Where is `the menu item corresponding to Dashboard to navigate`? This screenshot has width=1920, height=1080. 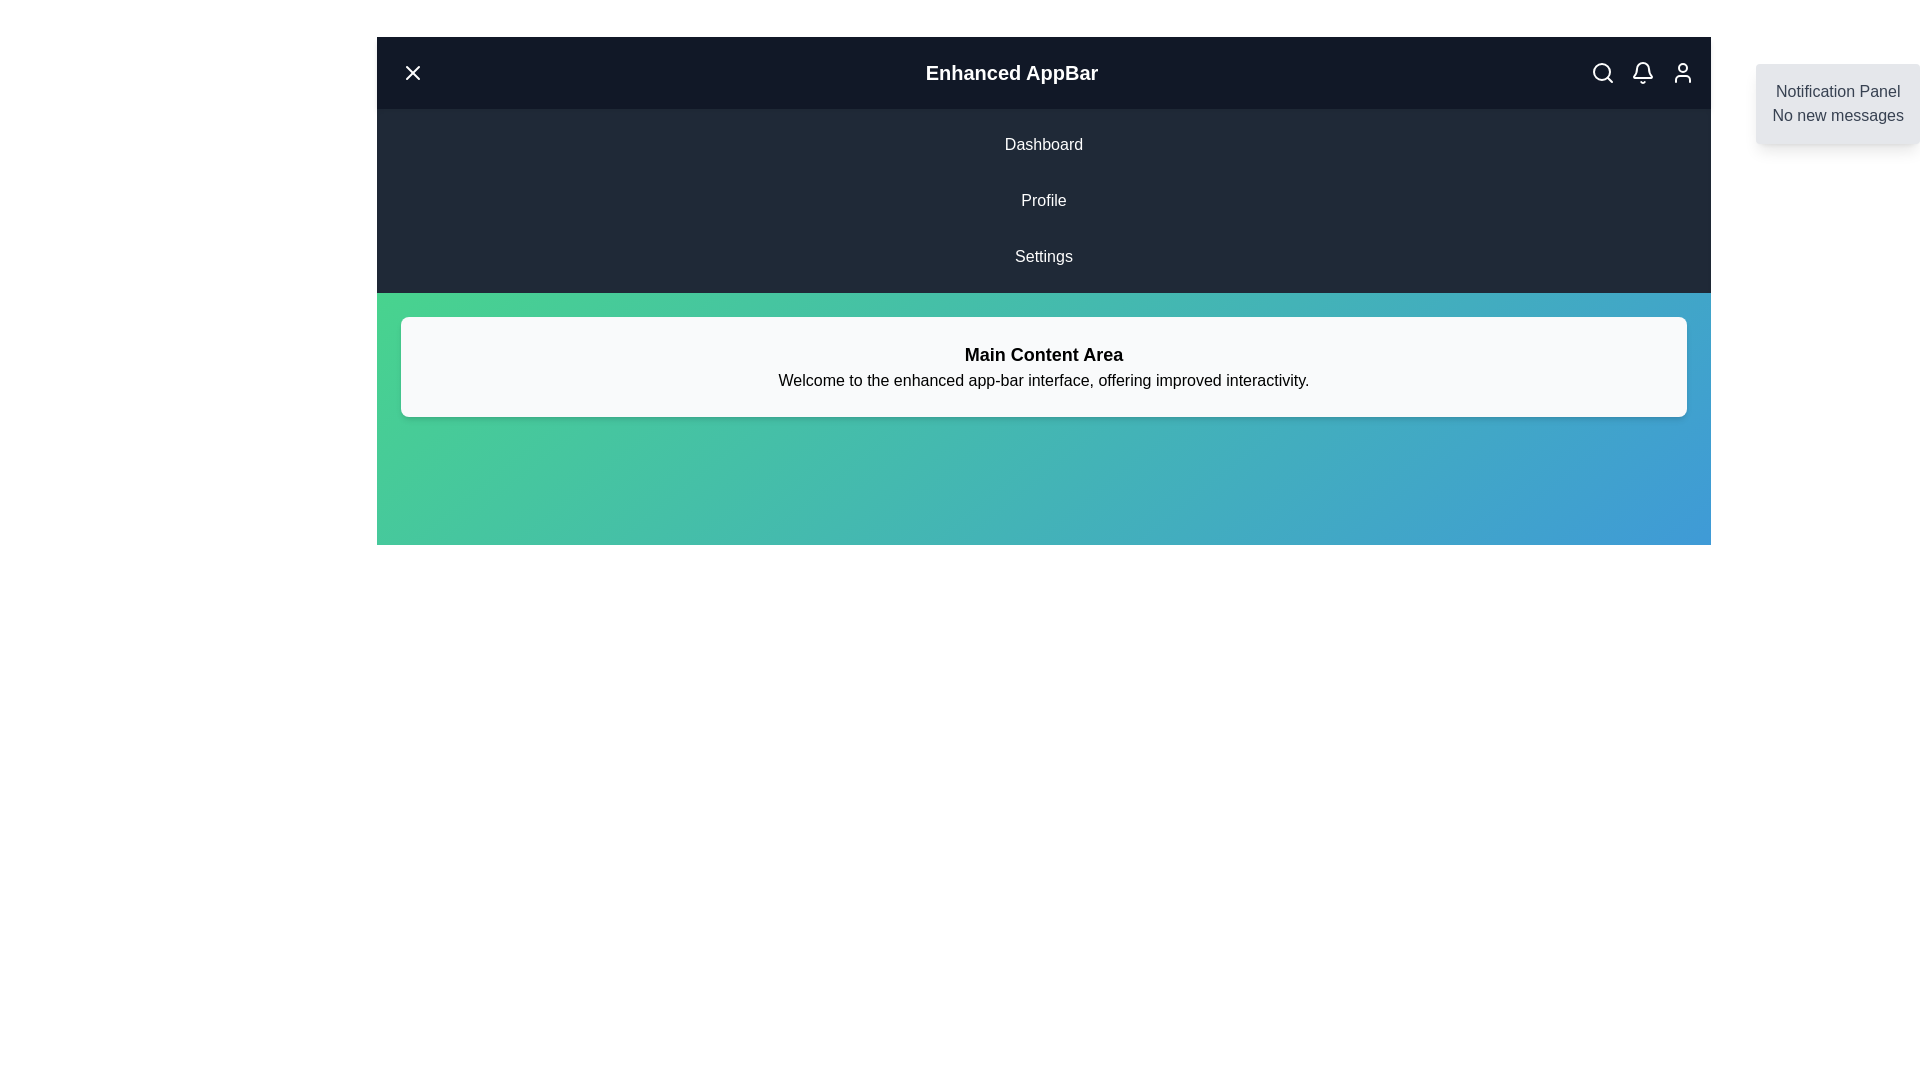 the menu item corresponding to Dashboard to navigate is located at coordinates (1042, 144).